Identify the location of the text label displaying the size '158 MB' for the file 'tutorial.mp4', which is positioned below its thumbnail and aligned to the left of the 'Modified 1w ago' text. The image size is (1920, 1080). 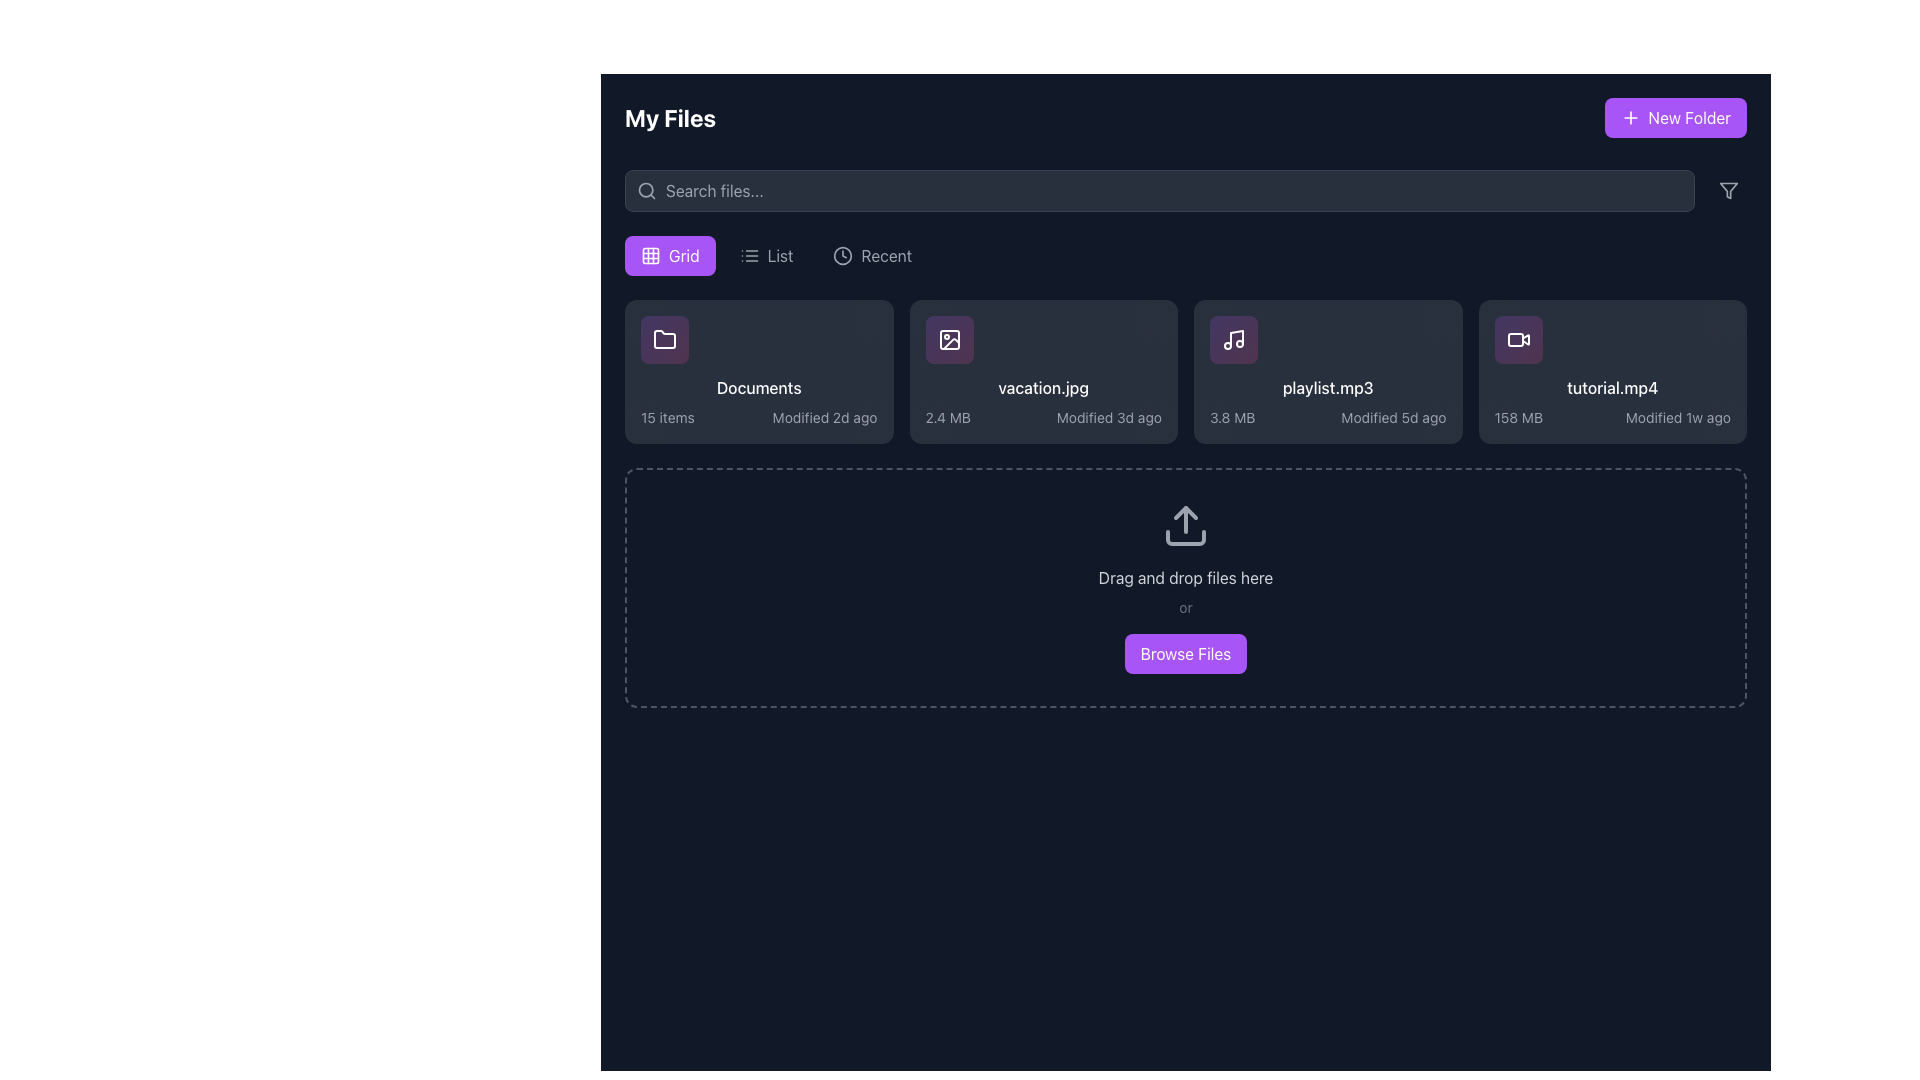
(1518, 416).